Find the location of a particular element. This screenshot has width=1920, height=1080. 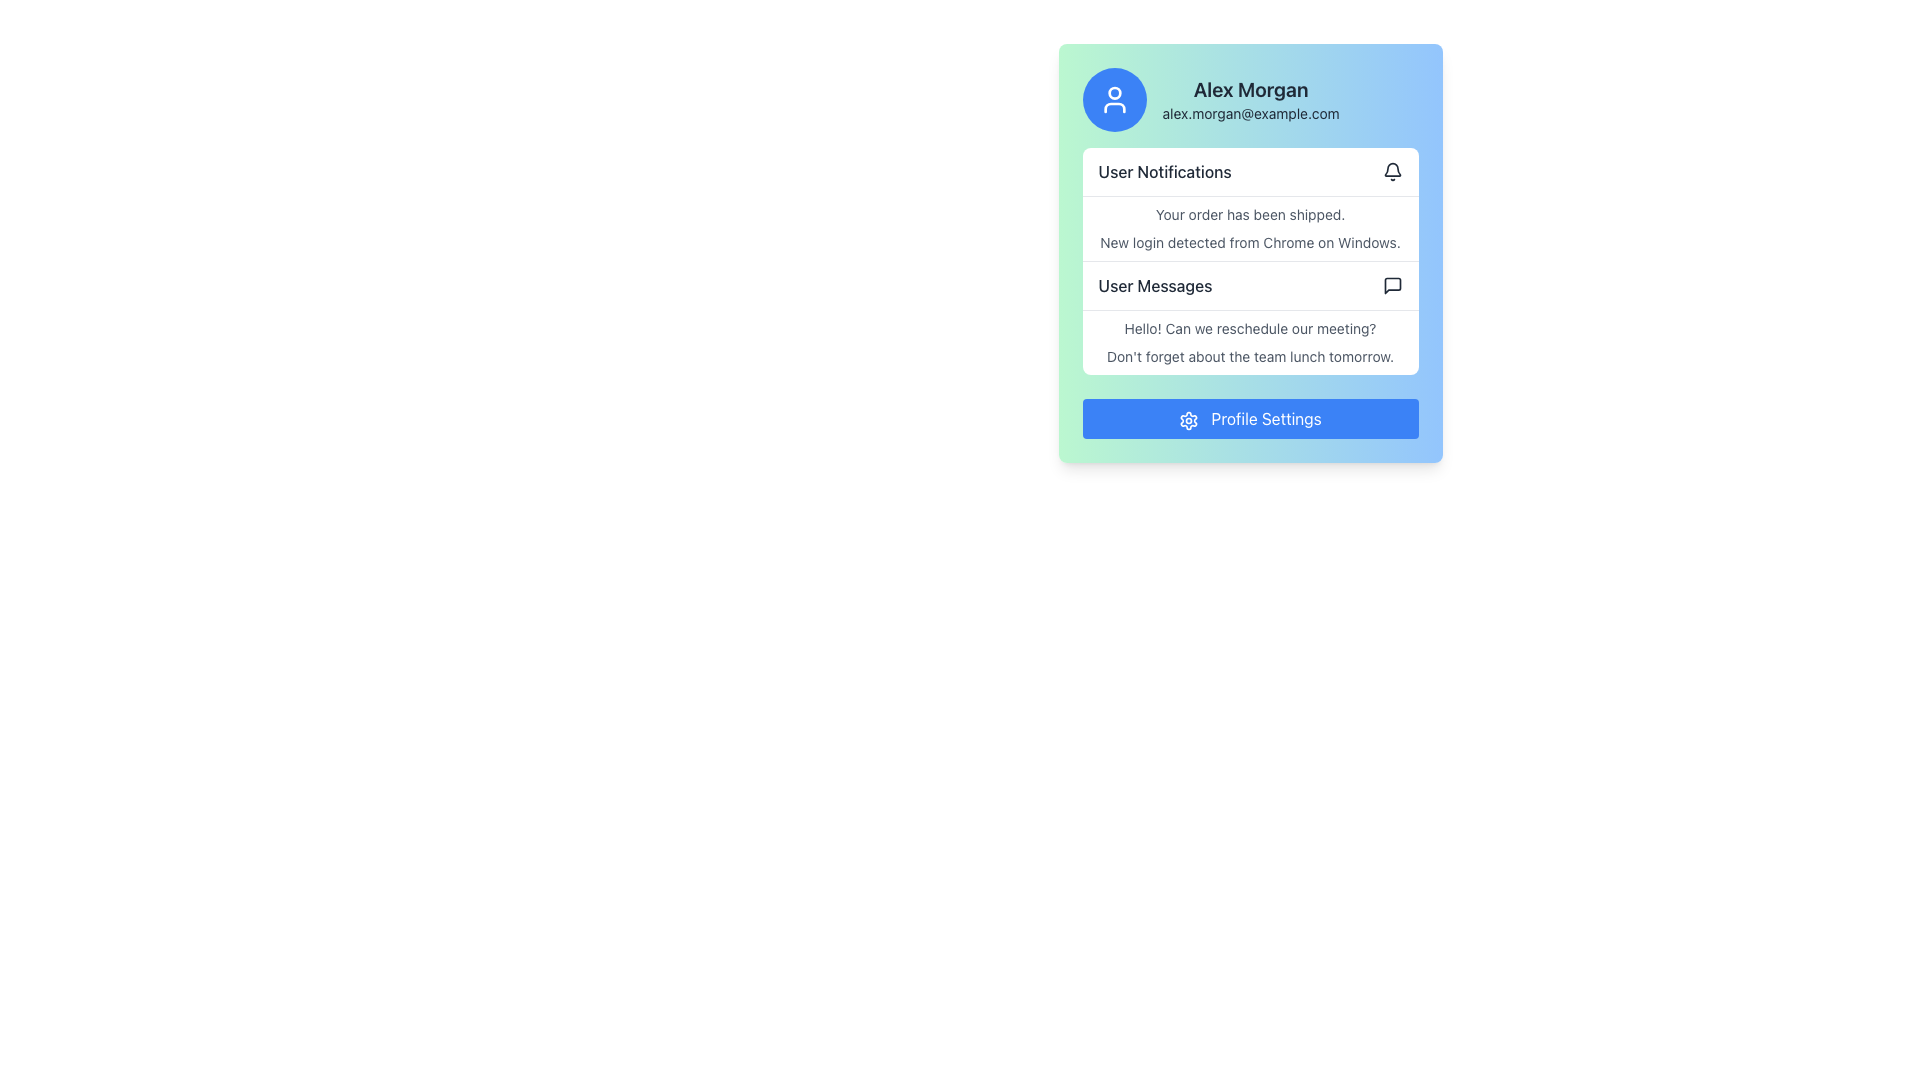

the gear icon located on the left side of the 'Profile Settings' button, which provides access to settings or profile customization options is located at coordinates (1189, 419).